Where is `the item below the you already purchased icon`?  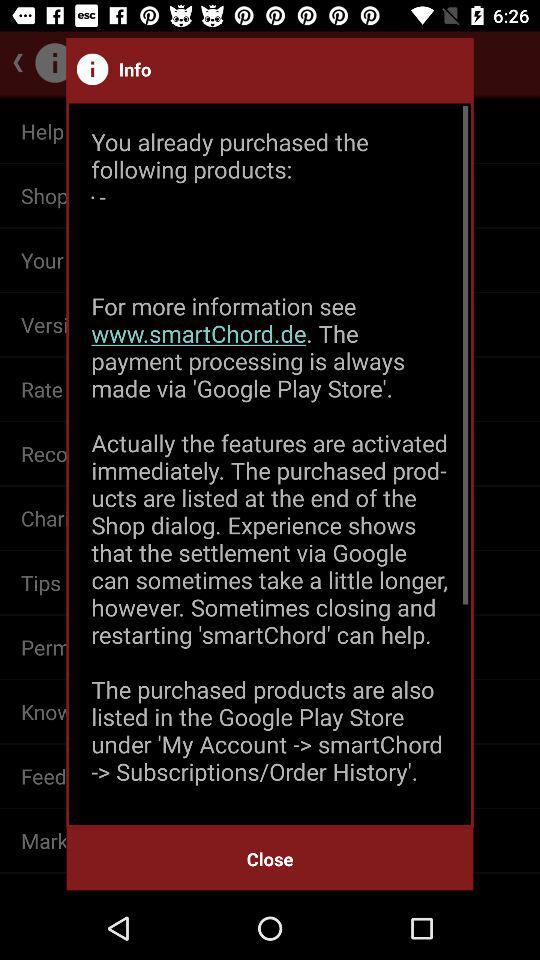 the item below the you already purchased icon is located at coordinates (270, 858).